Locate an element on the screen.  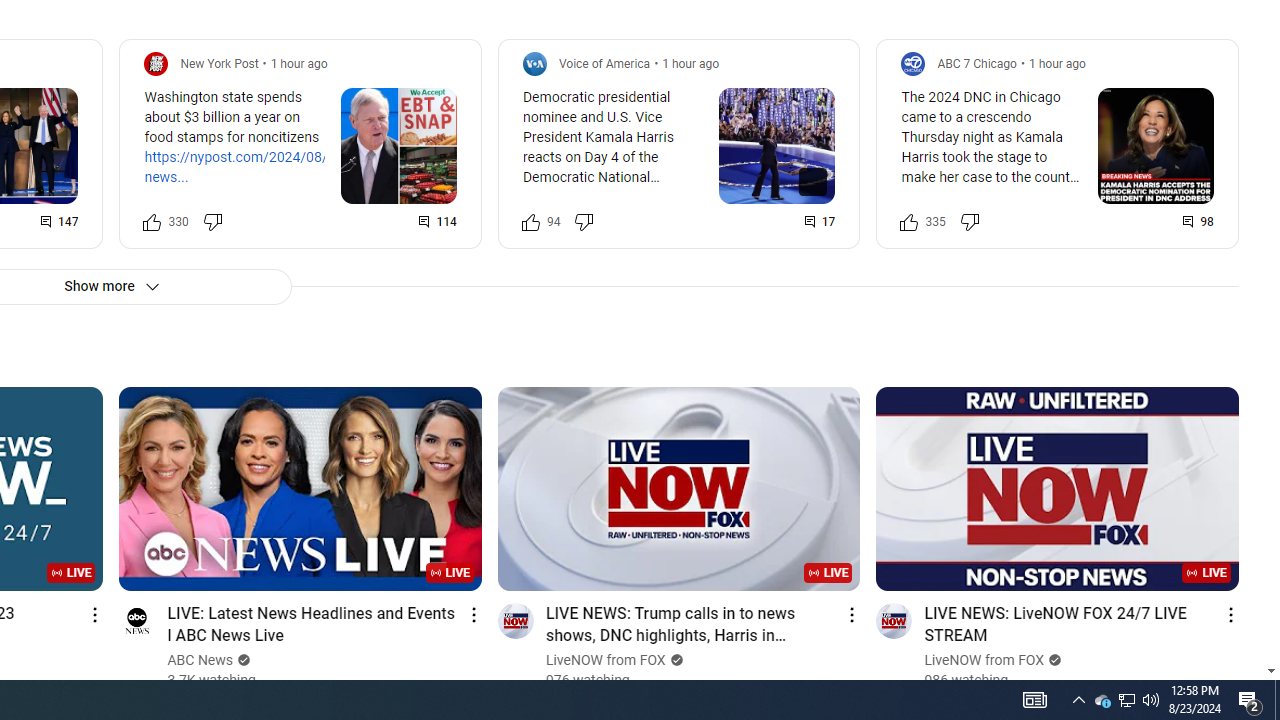
'Like this post along with 335 other people' is located at coordinates (908, 221).